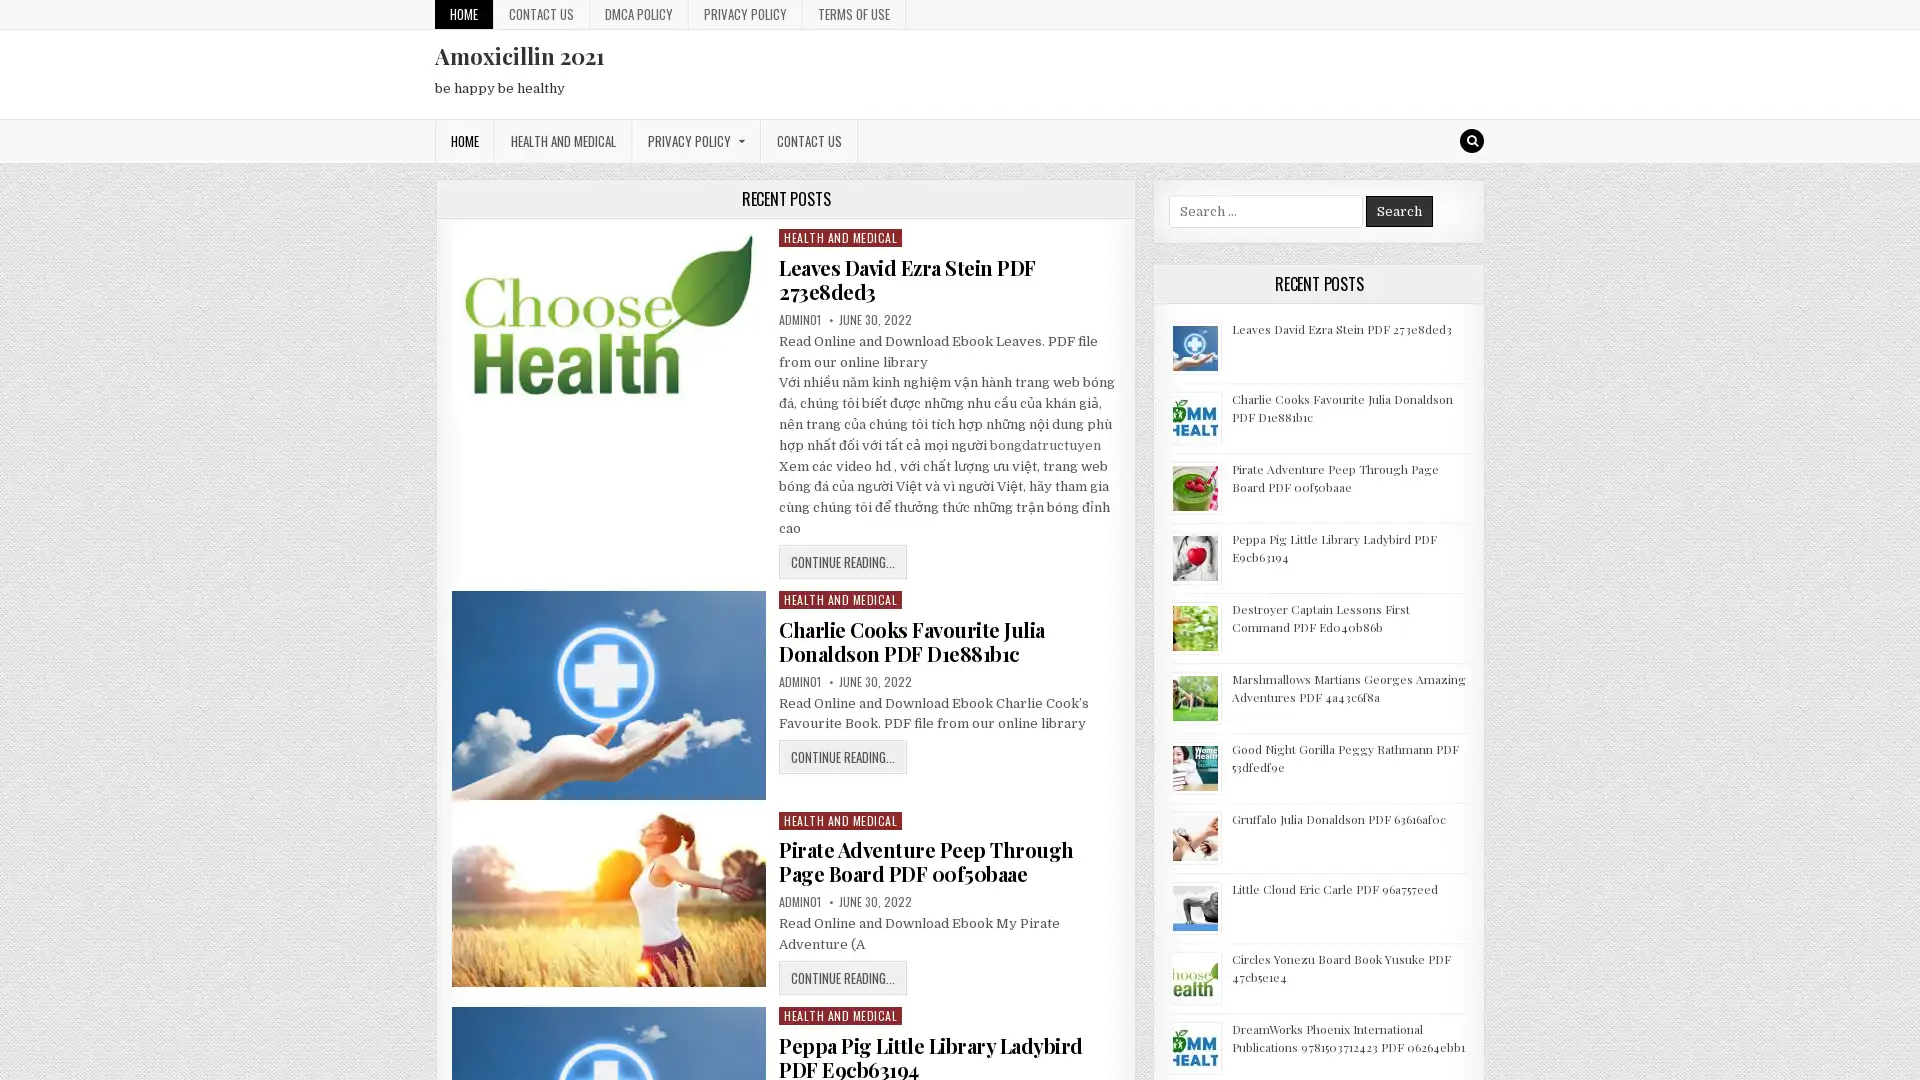 The height and width of the screenshot is (1080, 1920). Describe the element at coordinates (1398, 211) in the screenshot. I see `Search` at that location.